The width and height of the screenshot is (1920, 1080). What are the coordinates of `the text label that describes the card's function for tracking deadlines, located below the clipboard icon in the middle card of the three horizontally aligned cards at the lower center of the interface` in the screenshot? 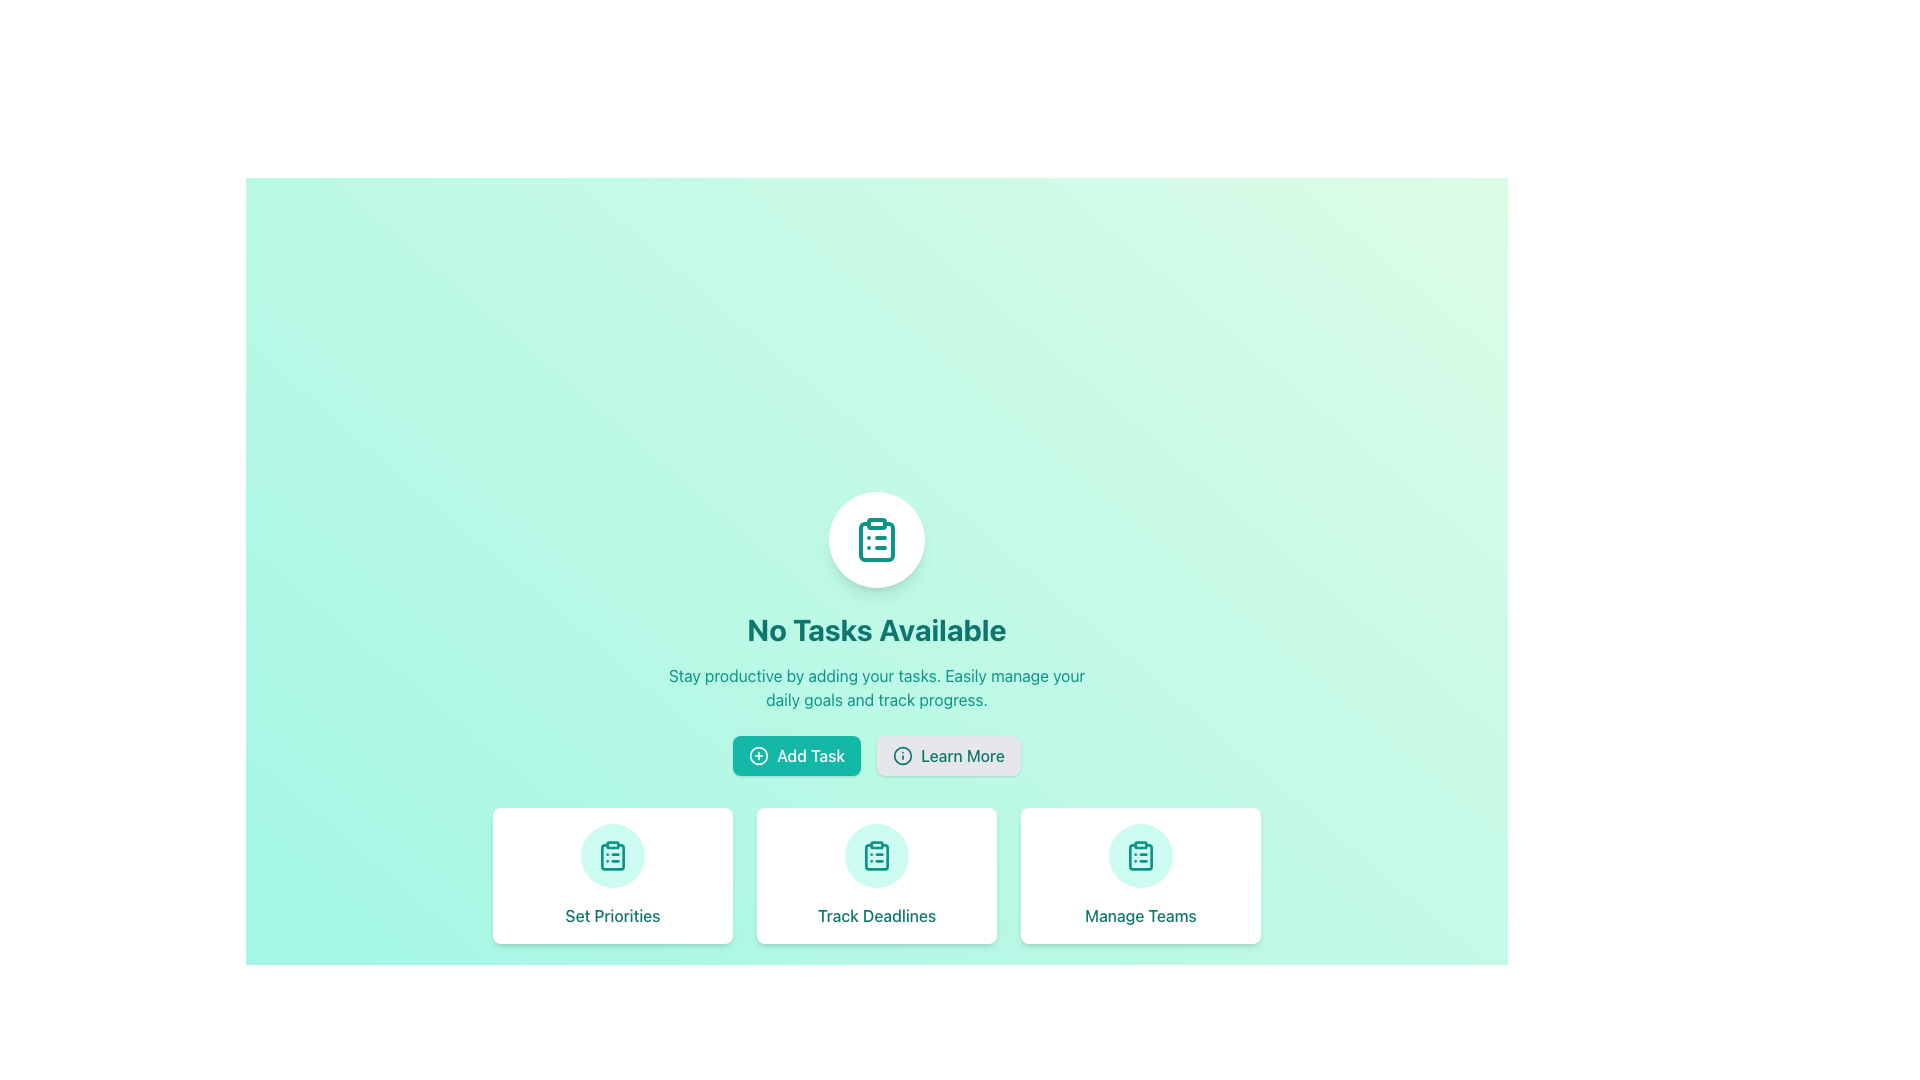 It's located at (877, 915).